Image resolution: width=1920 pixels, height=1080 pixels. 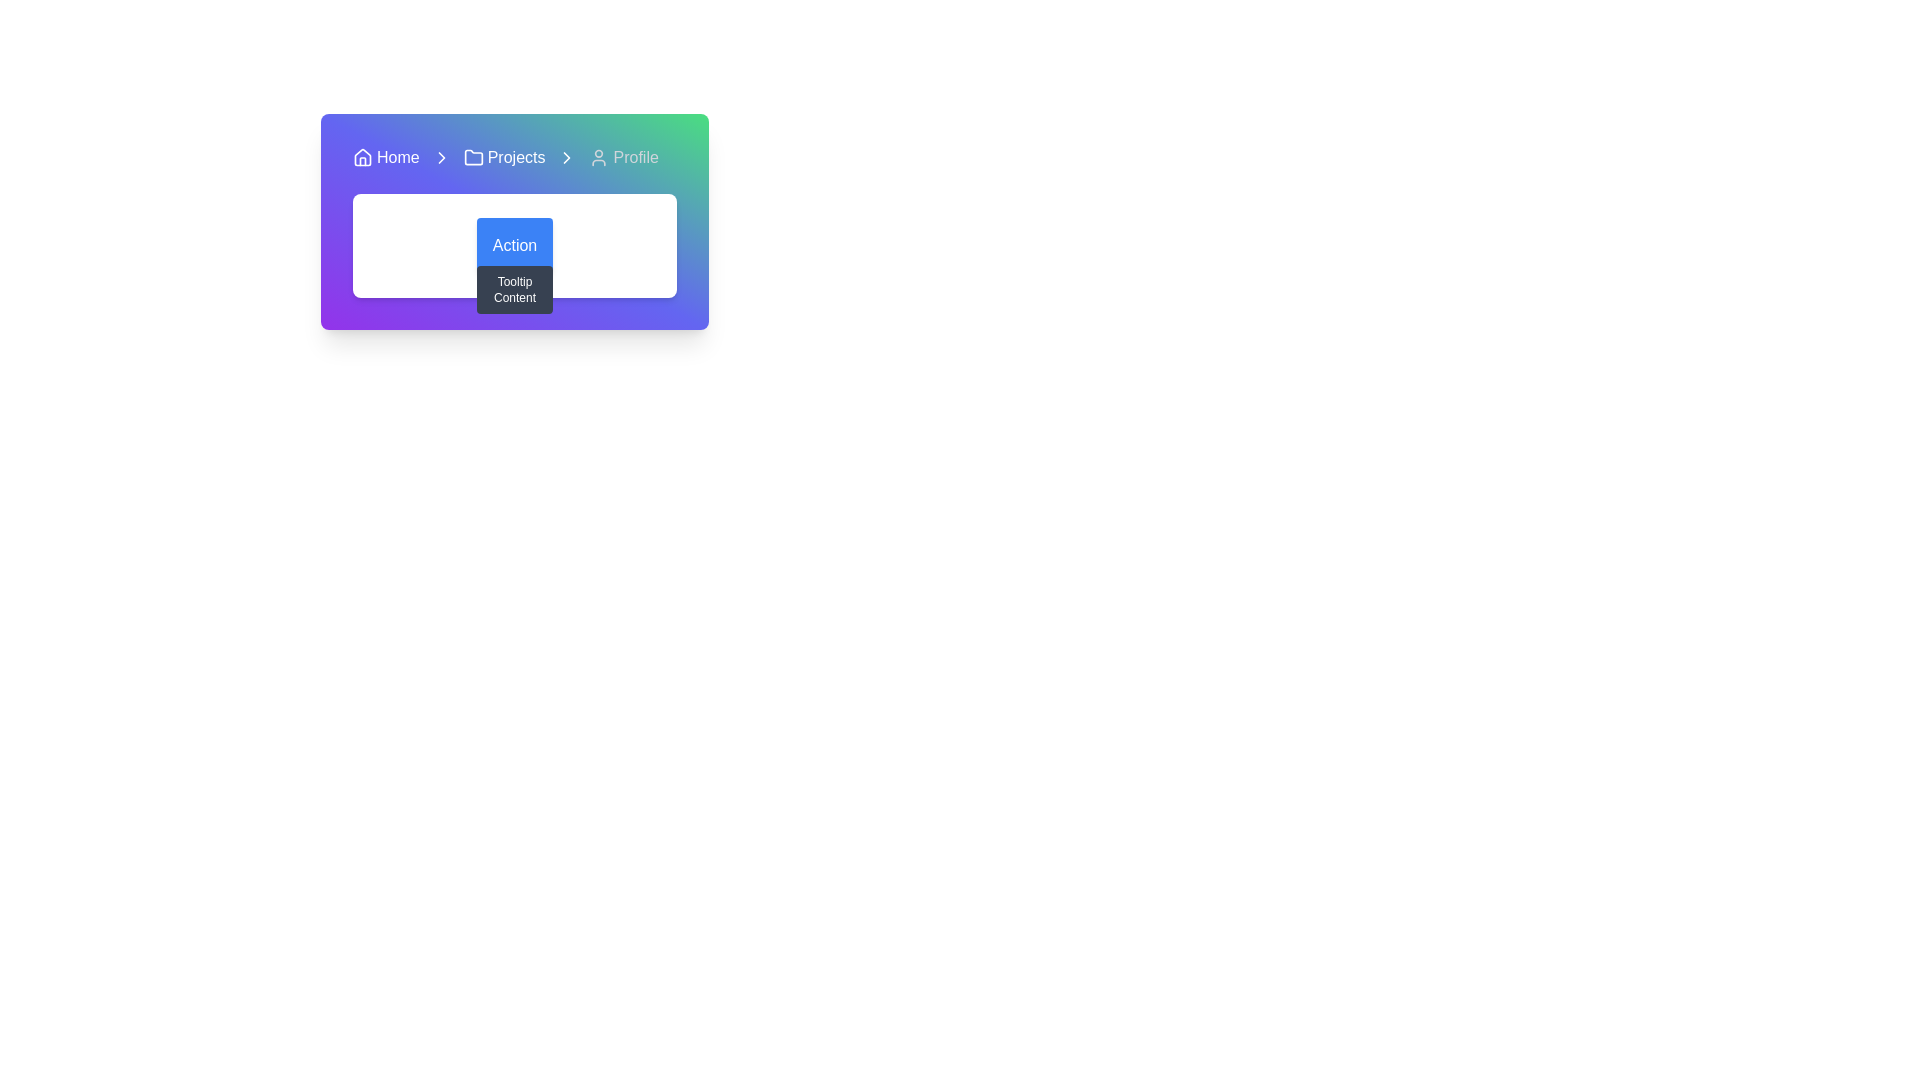 I want to click on the 'Projects' breadcrumb navigation link, so click(x=504, y=157).